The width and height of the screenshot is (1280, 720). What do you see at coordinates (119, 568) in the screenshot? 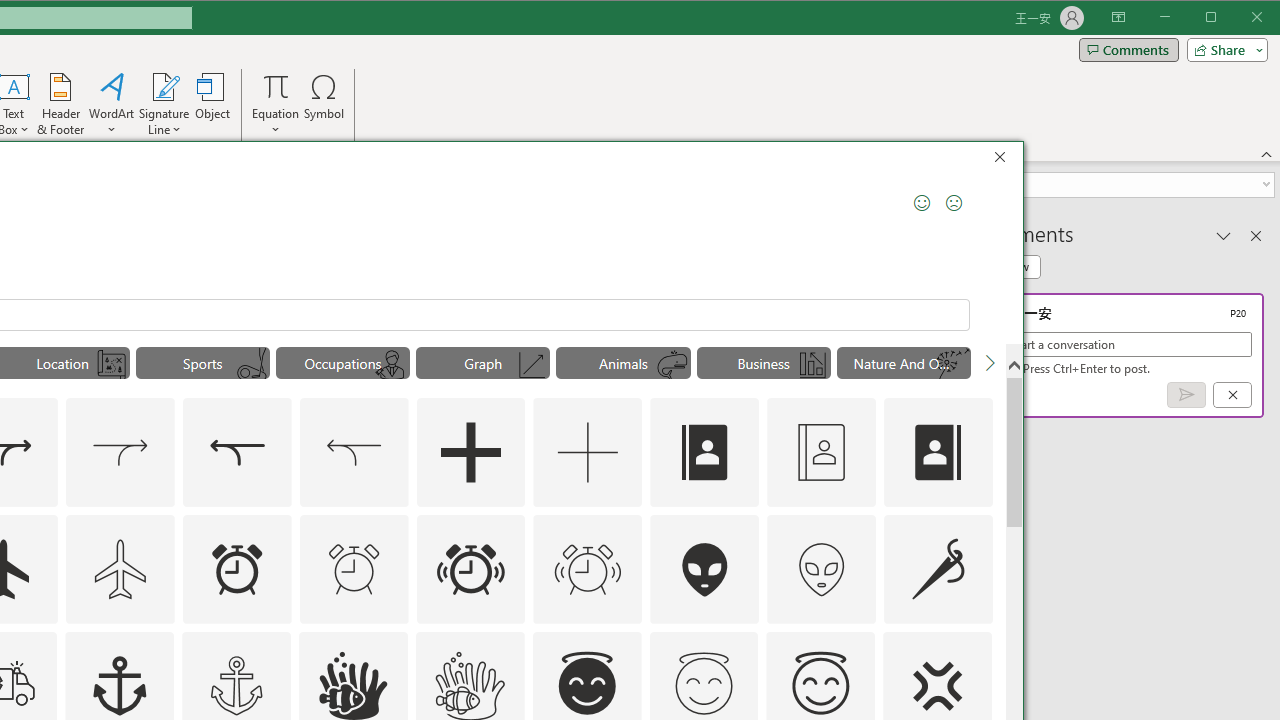
I see `'AutomationID: Icons_Airplane_M'` at bounding box center [119, 568].